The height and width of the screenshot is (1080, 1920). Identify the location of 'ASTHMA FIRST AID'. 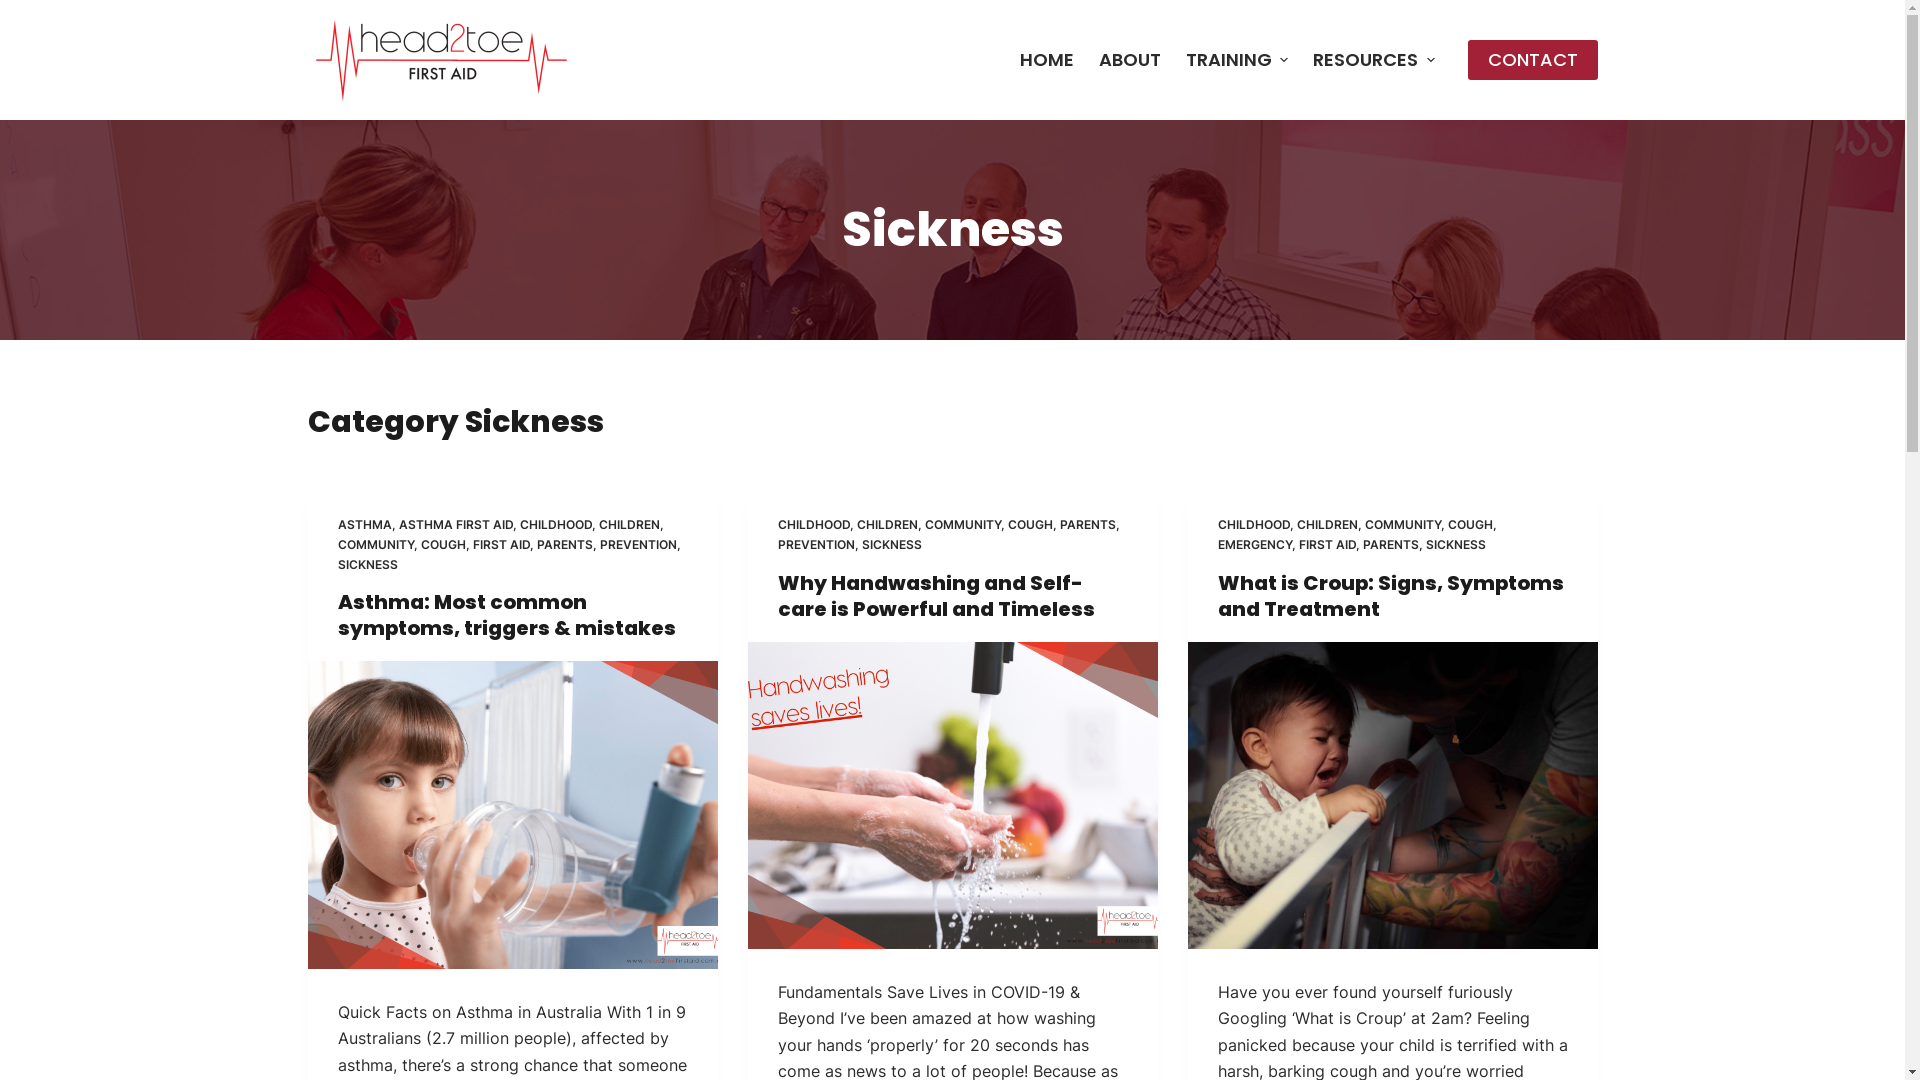
(454, 523).